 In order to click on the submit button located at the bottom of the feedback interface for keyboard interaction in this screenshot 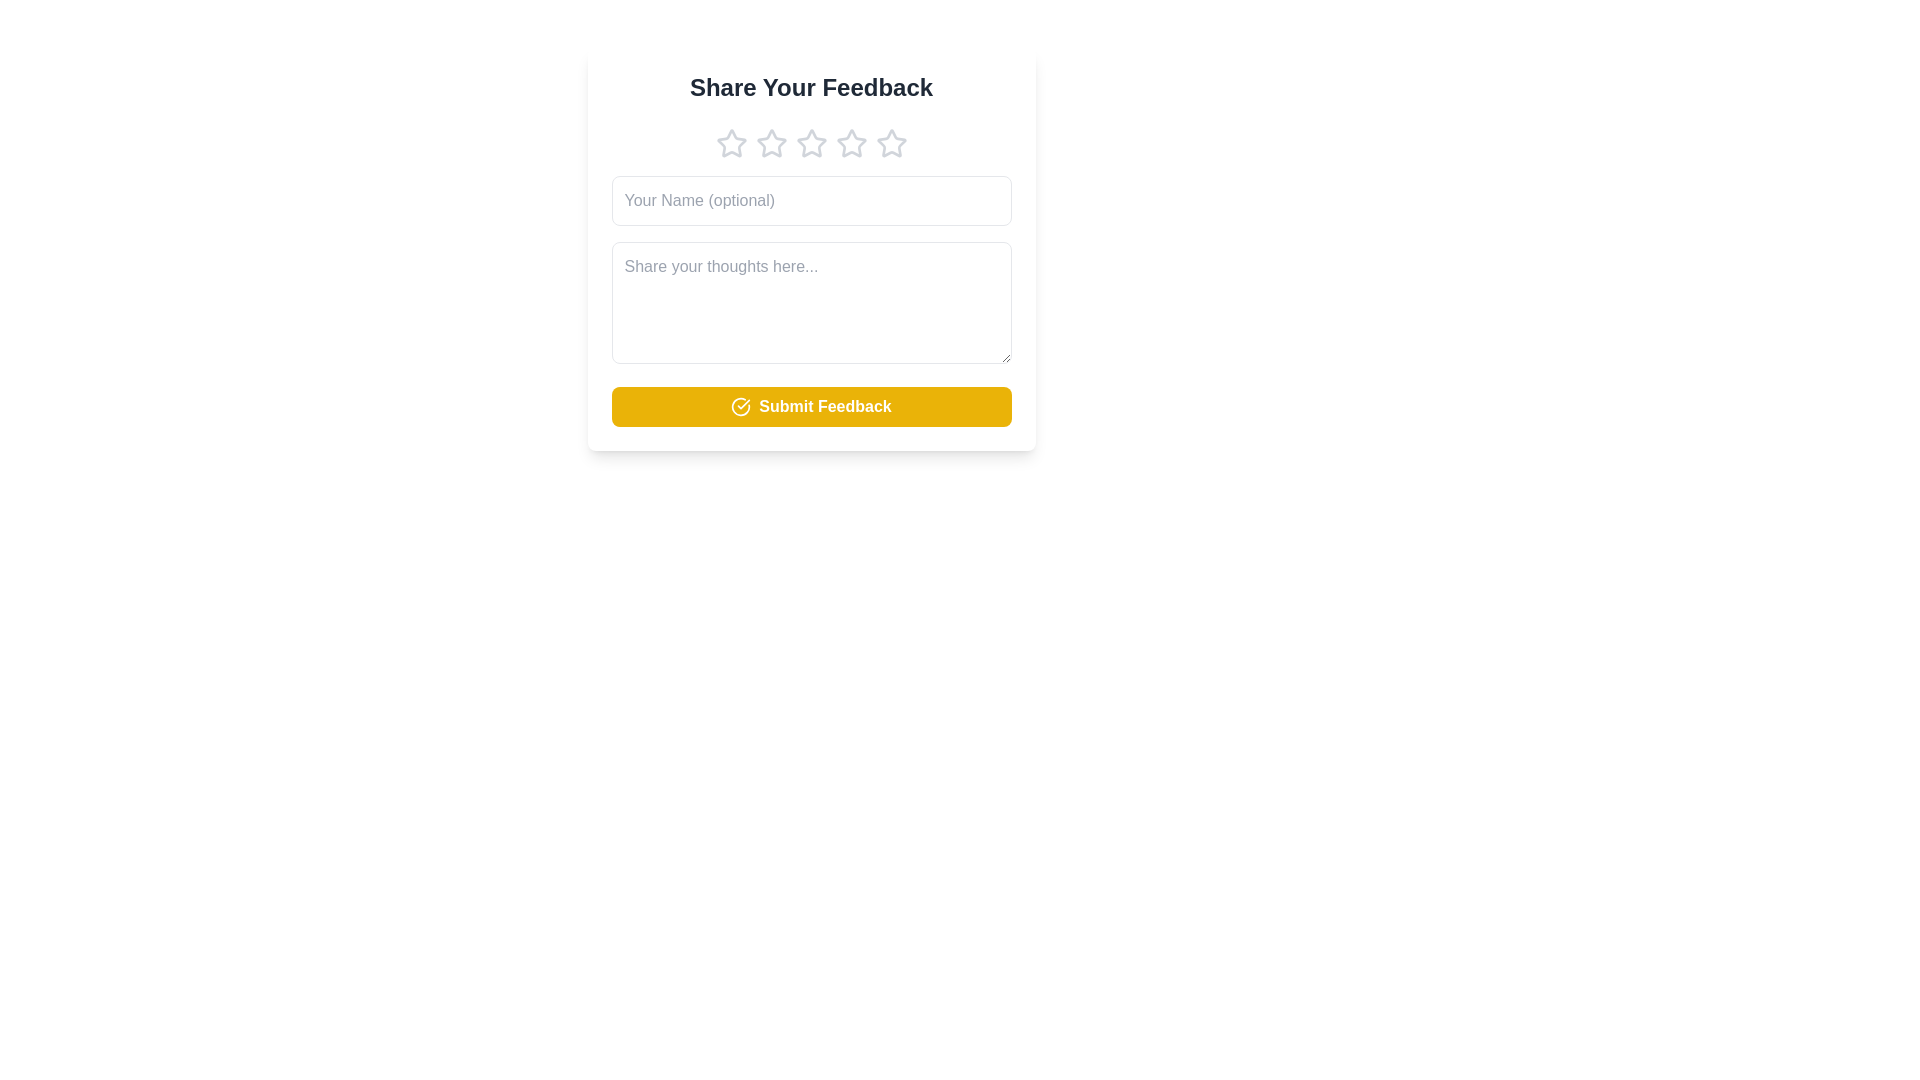, I will do `click(811, 406)`.